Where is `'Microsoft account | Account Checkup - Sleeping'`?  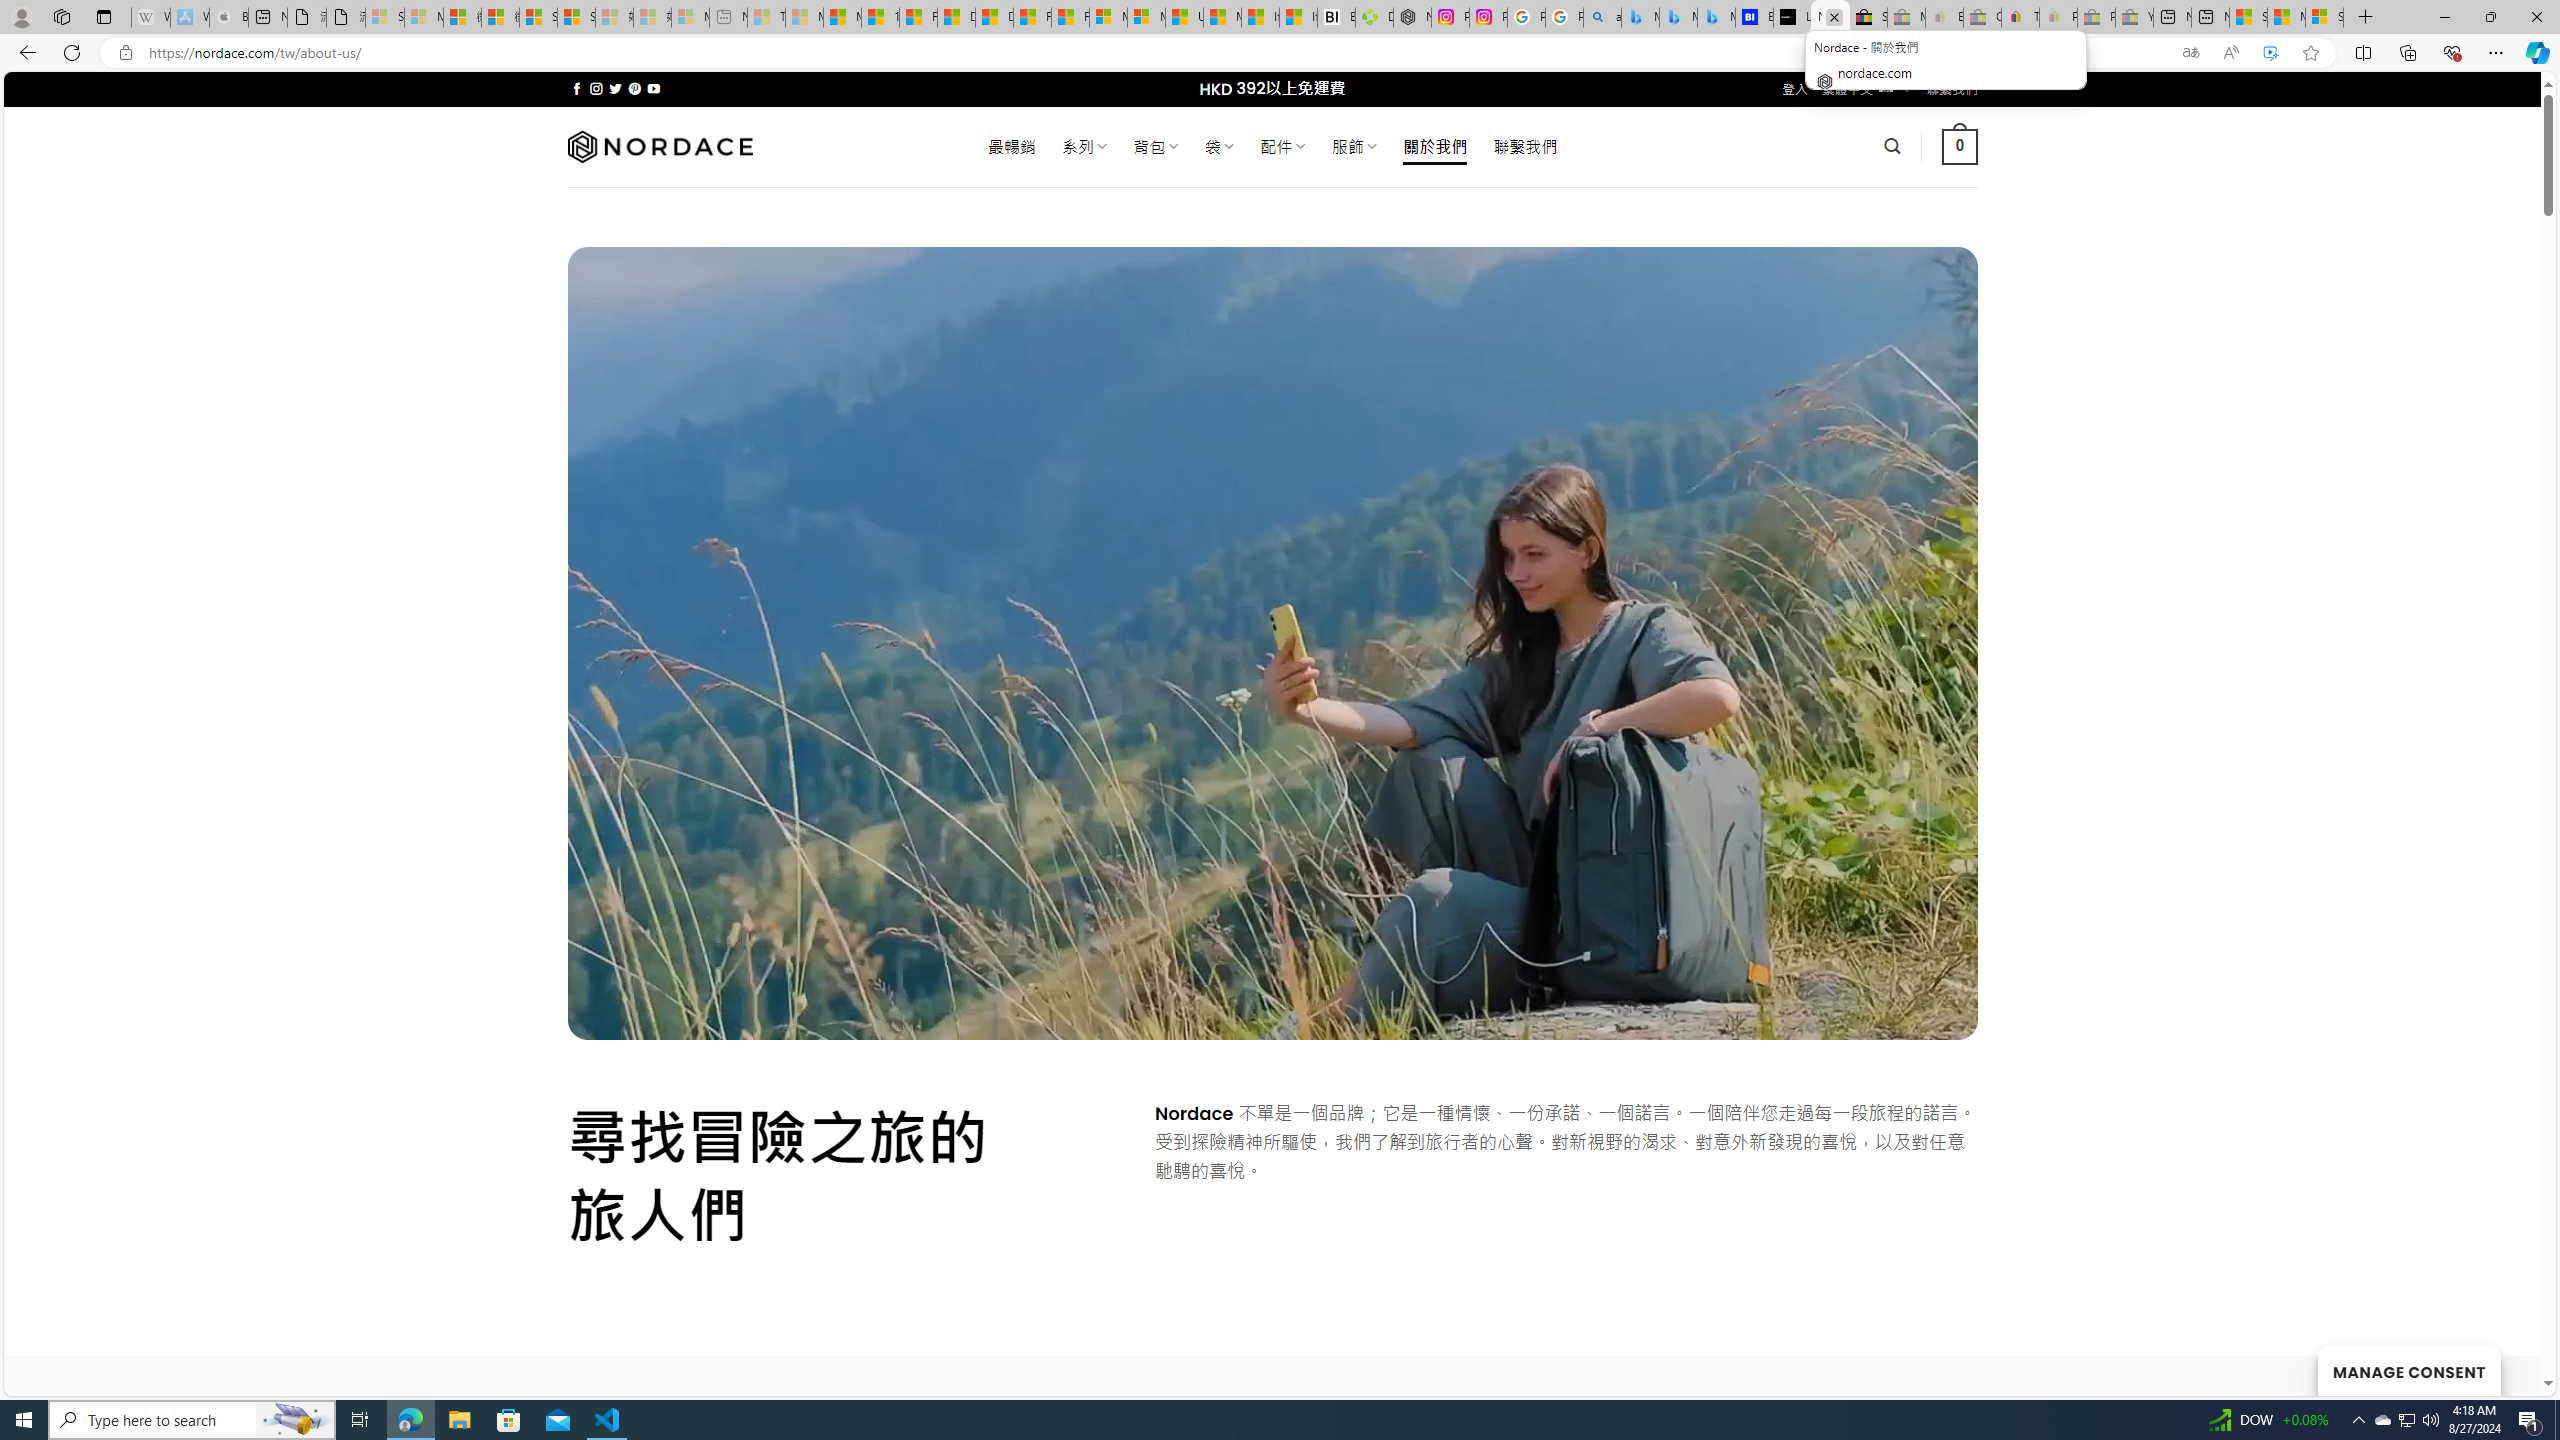
'Microsoft account | Account Checkup - Sleeping' is located at coordinates (688, 16).